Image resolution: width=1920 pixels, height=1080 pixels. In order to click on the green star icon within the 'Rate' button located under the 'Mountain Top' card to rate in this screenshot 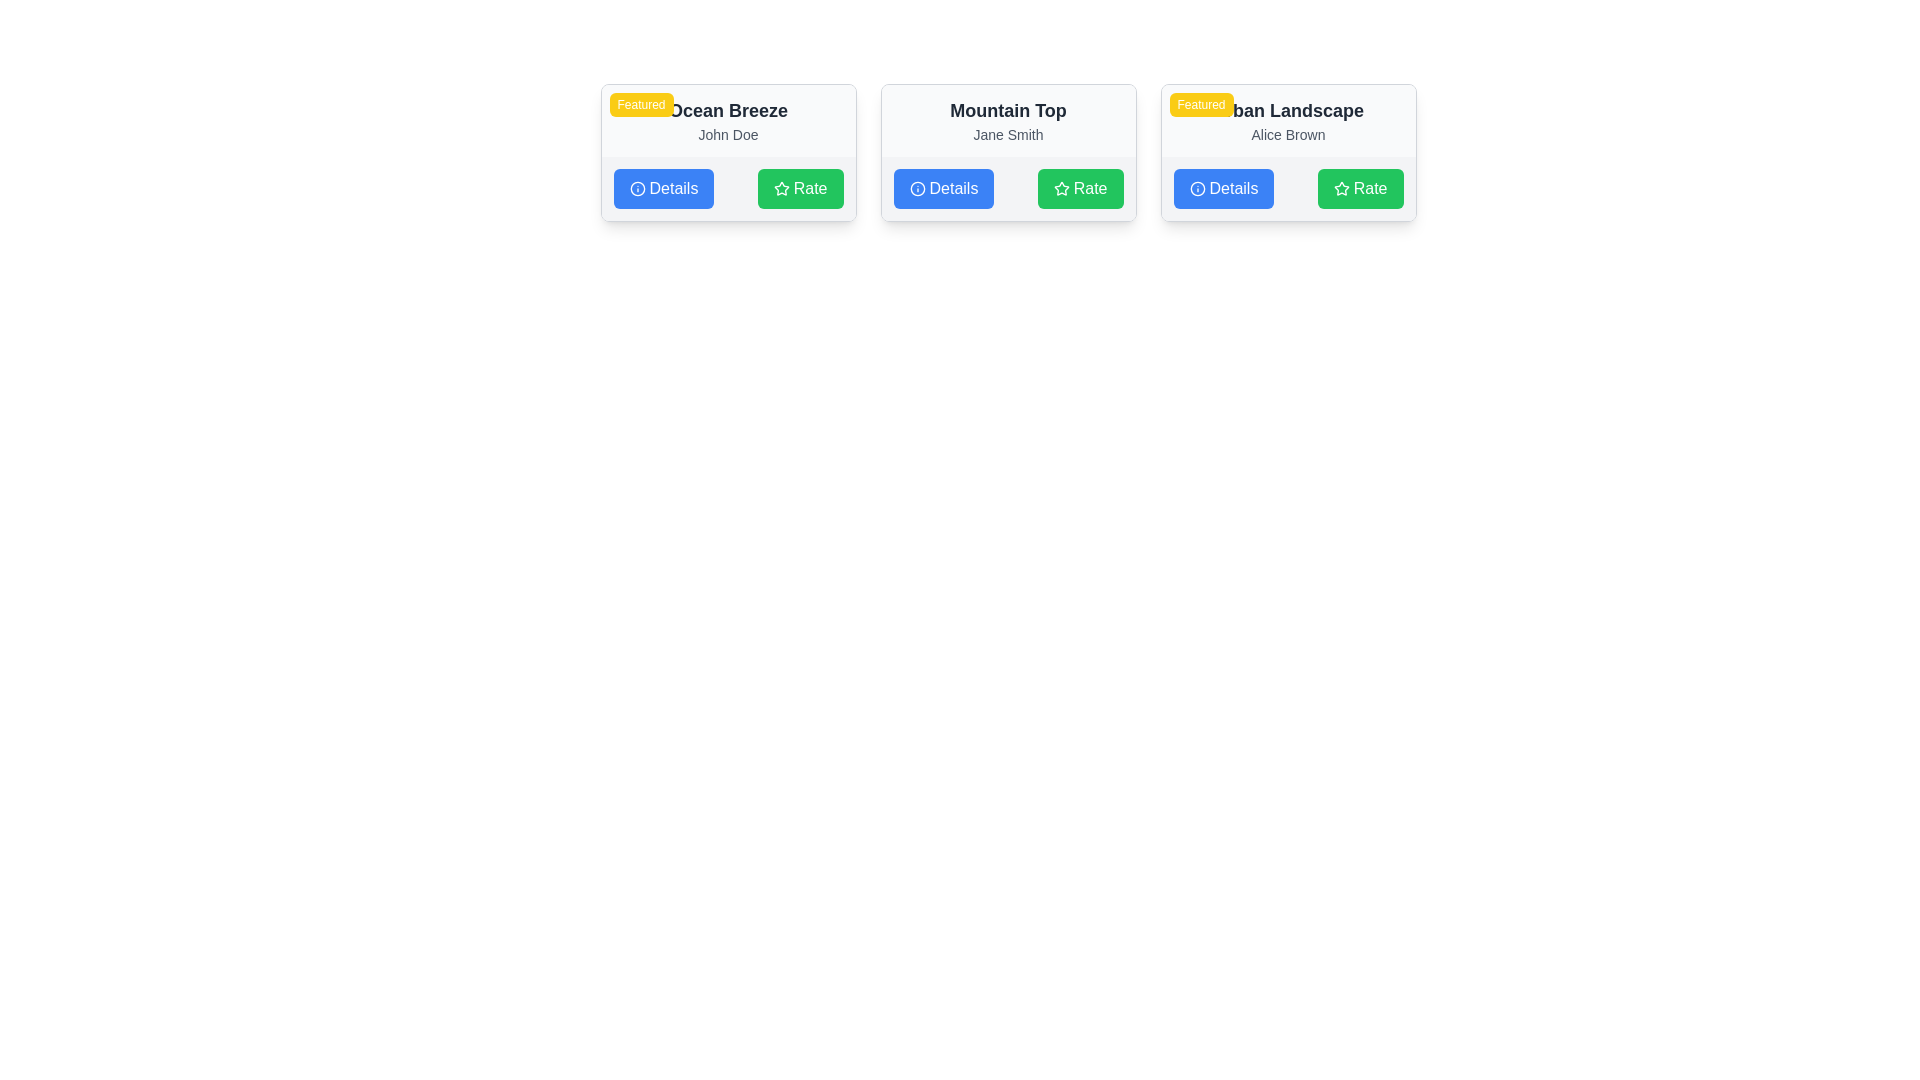, I will do `click(1060, 188)`.